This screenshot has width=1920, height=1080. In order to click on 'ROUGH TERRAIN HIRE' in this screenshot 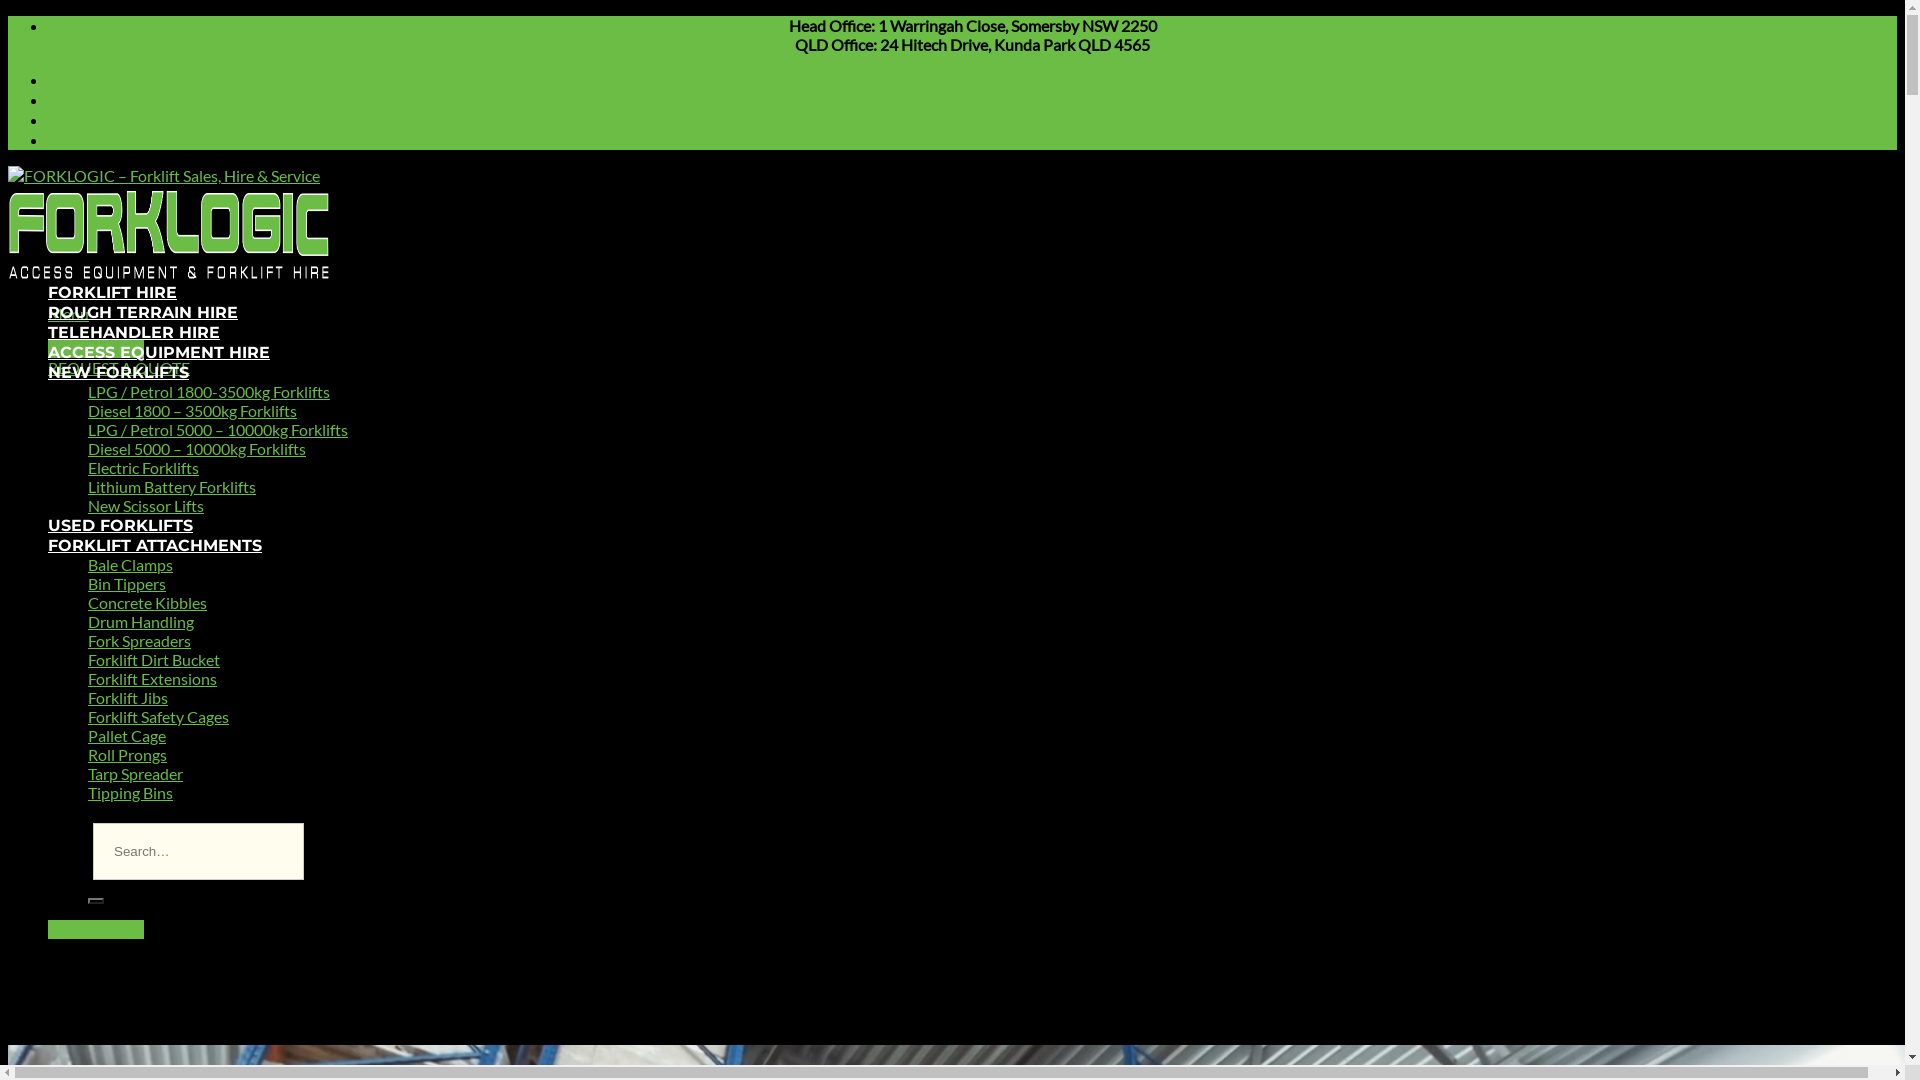, I will do `click(48, 312)`.